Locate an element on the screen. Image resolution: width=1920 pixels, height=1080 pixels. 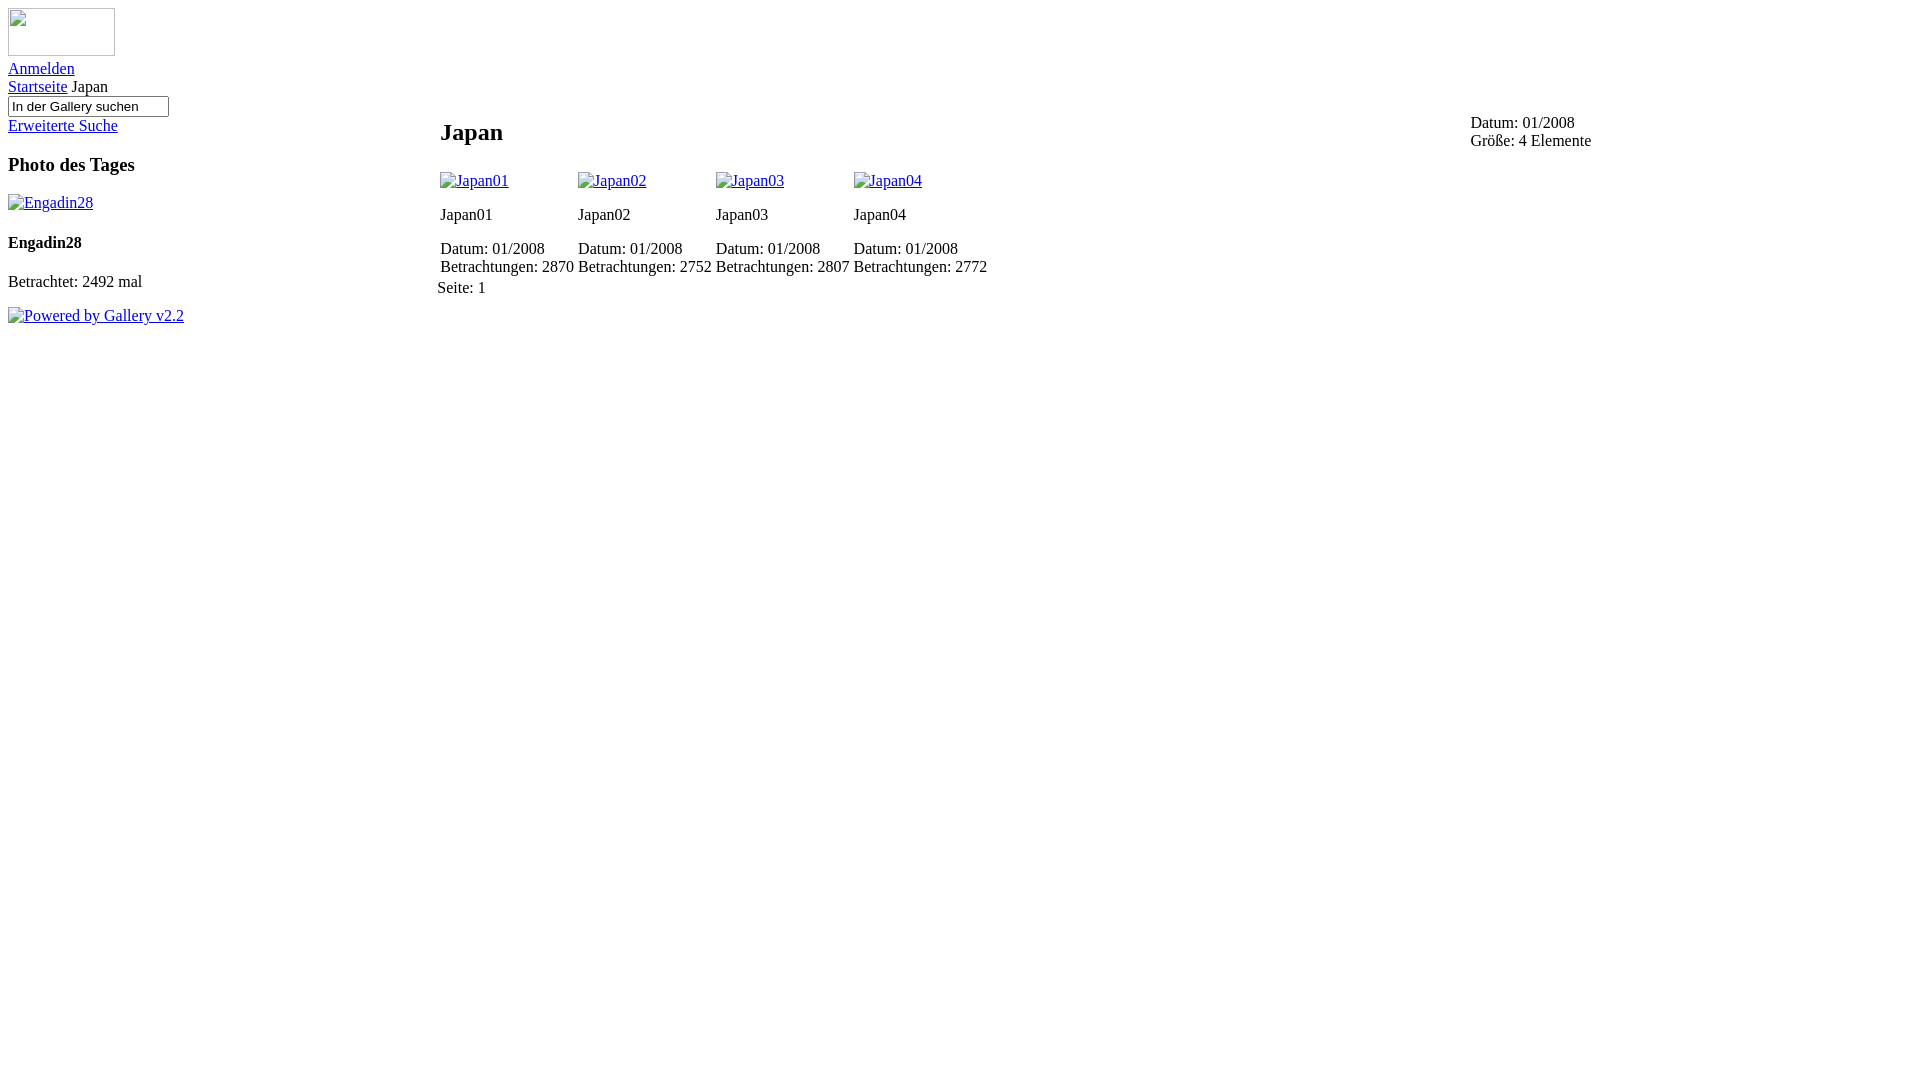
'Anmelden' is located at coordinates (41, 67).